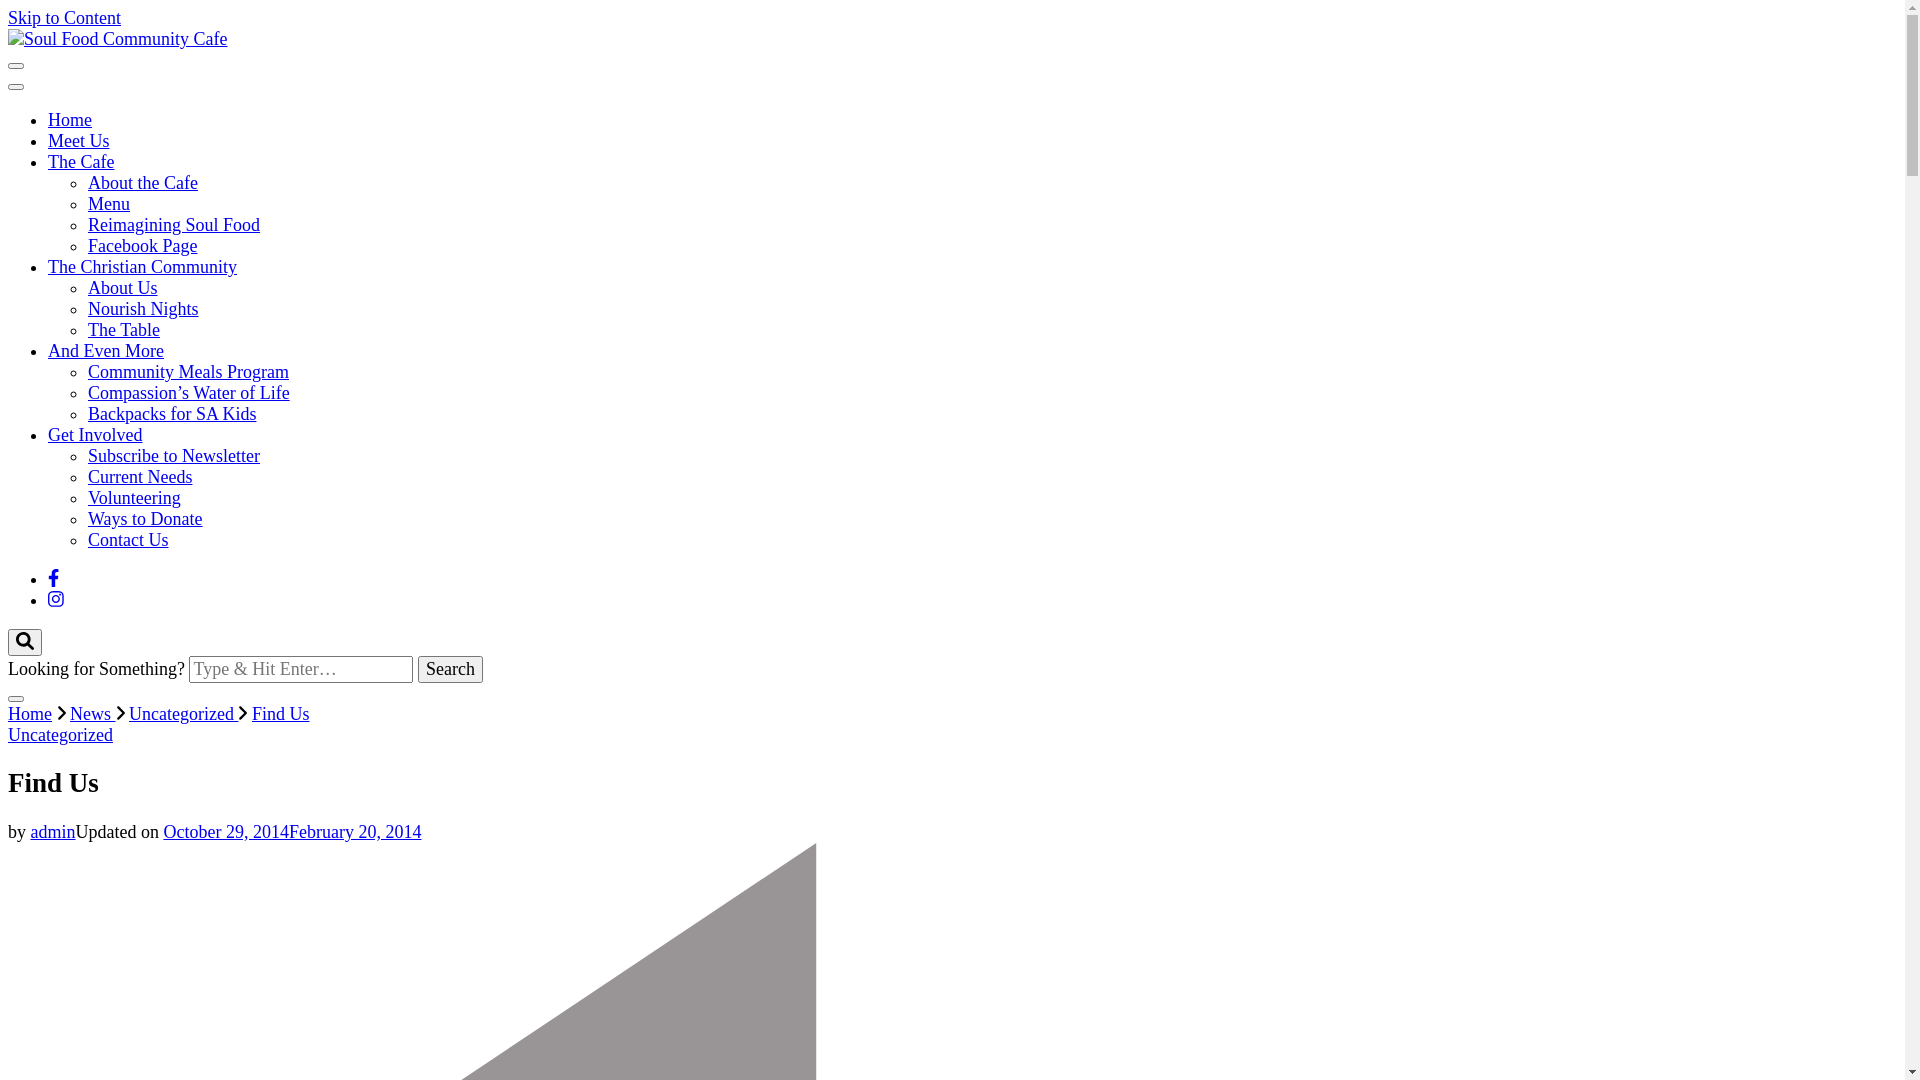 This screenshot has width=1920, height=1080. I want to click on 'News', so click(91, 712).